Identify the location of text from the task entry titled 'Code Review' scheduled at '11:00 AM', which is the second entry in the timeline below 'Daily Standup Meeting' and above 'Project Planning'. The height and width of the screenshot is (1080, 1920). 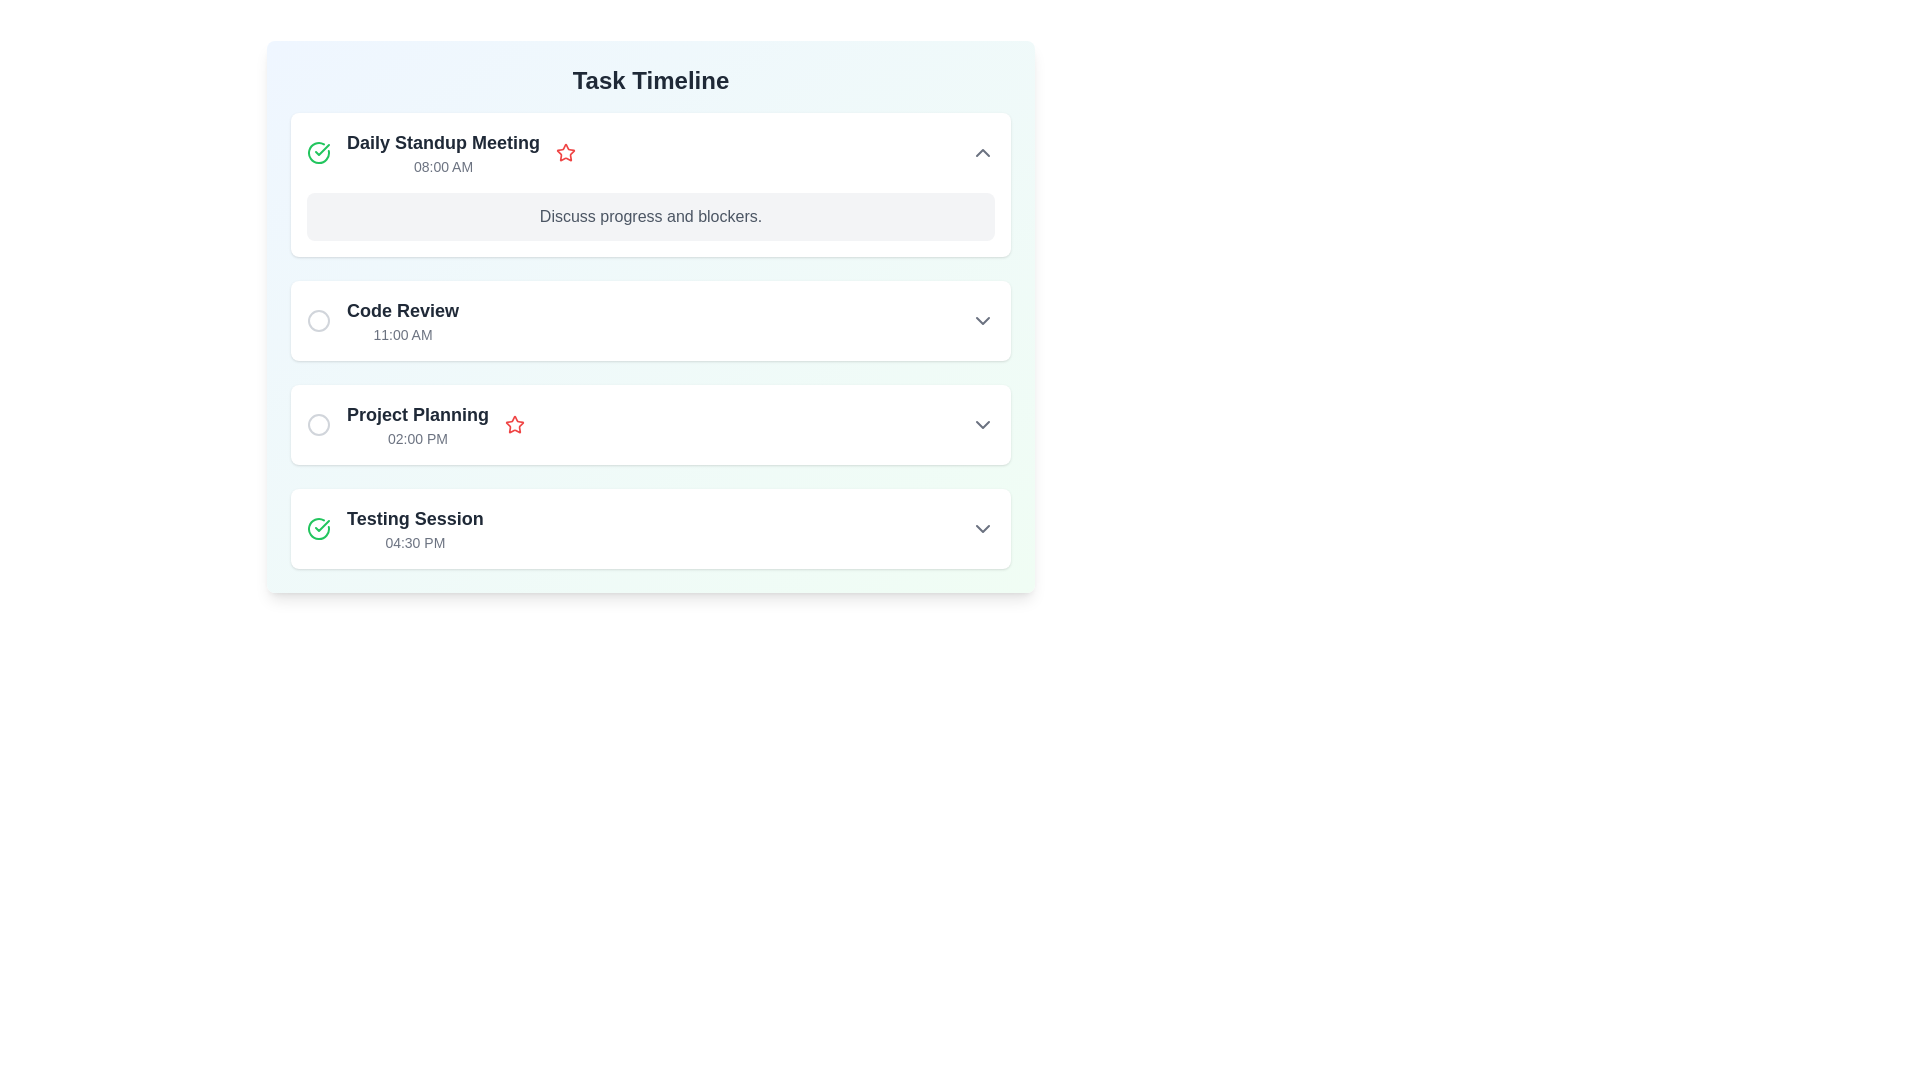
(402, 319).